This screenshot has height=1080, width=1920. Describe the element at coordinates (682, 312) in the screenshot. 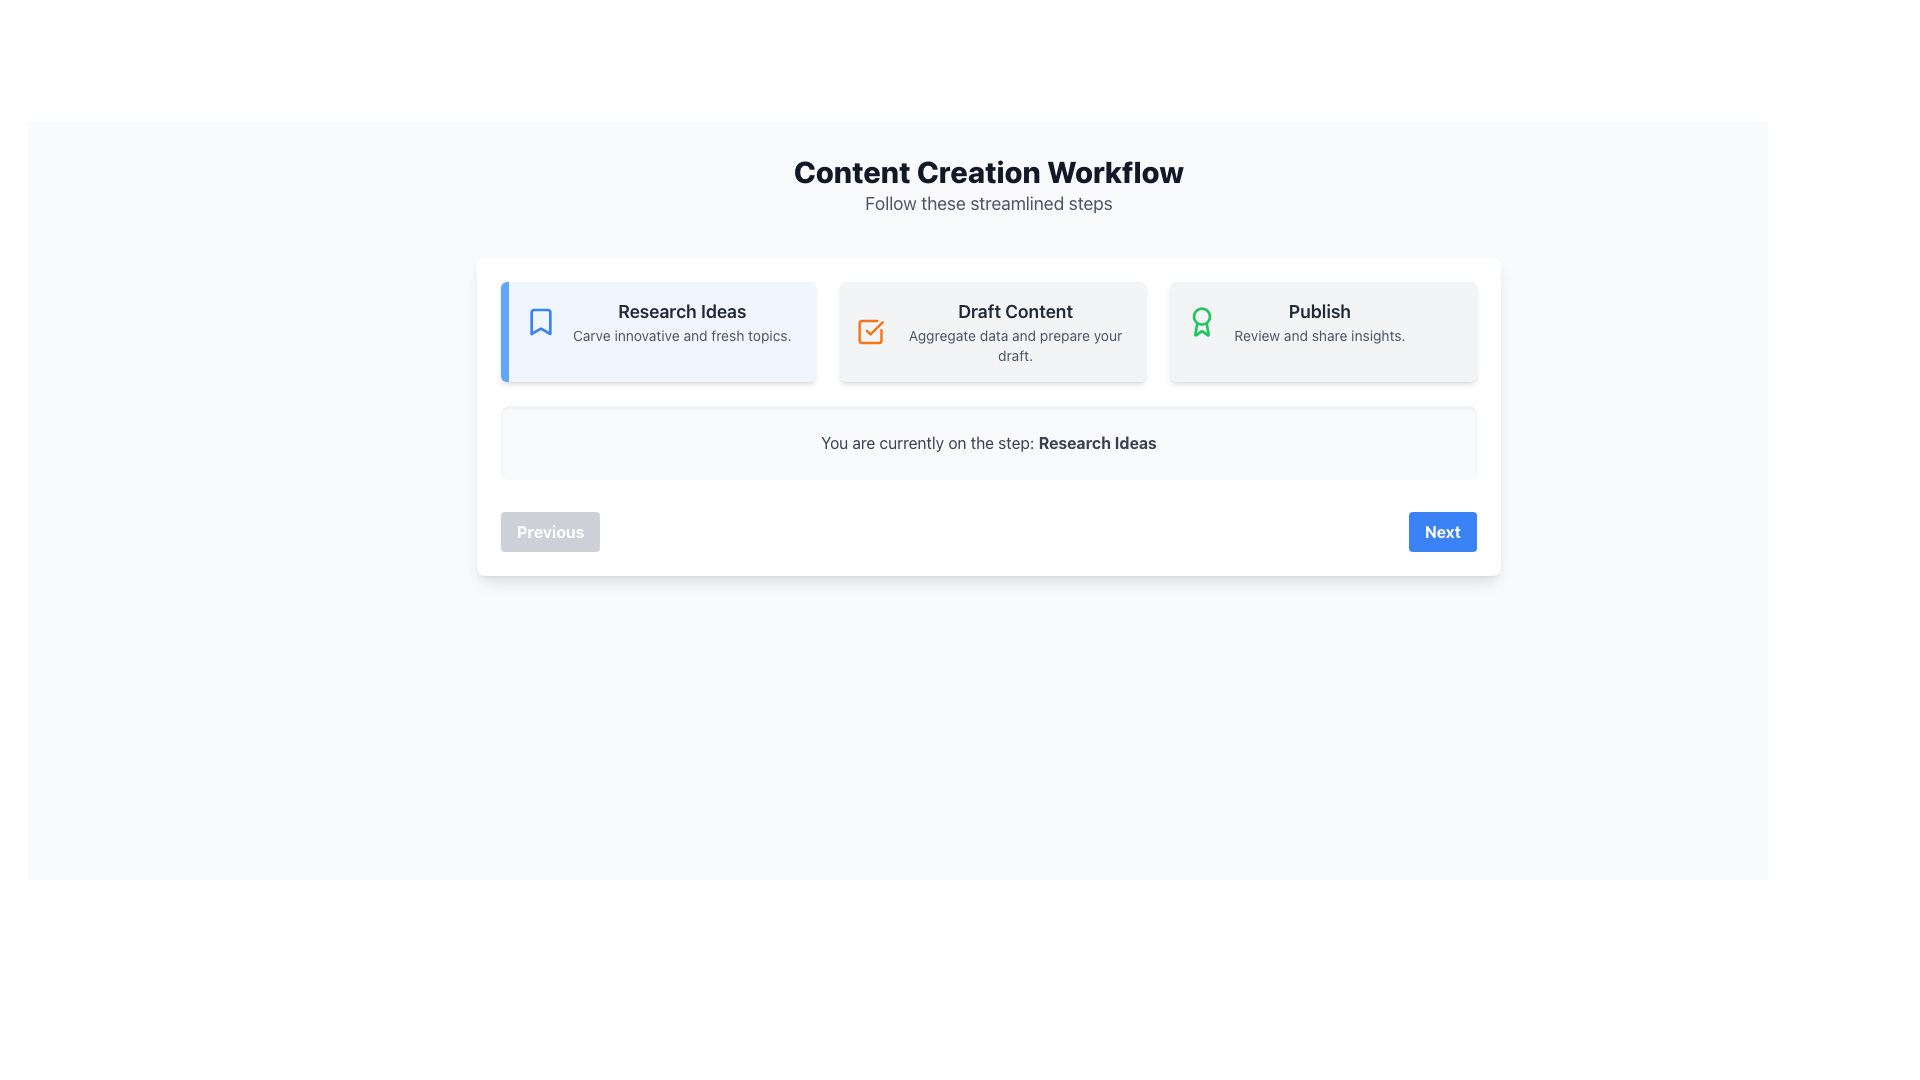

I see `the section title 'Research Ideas' which is the first step in the workflow, located at the top-left corner of its panel` at that location.